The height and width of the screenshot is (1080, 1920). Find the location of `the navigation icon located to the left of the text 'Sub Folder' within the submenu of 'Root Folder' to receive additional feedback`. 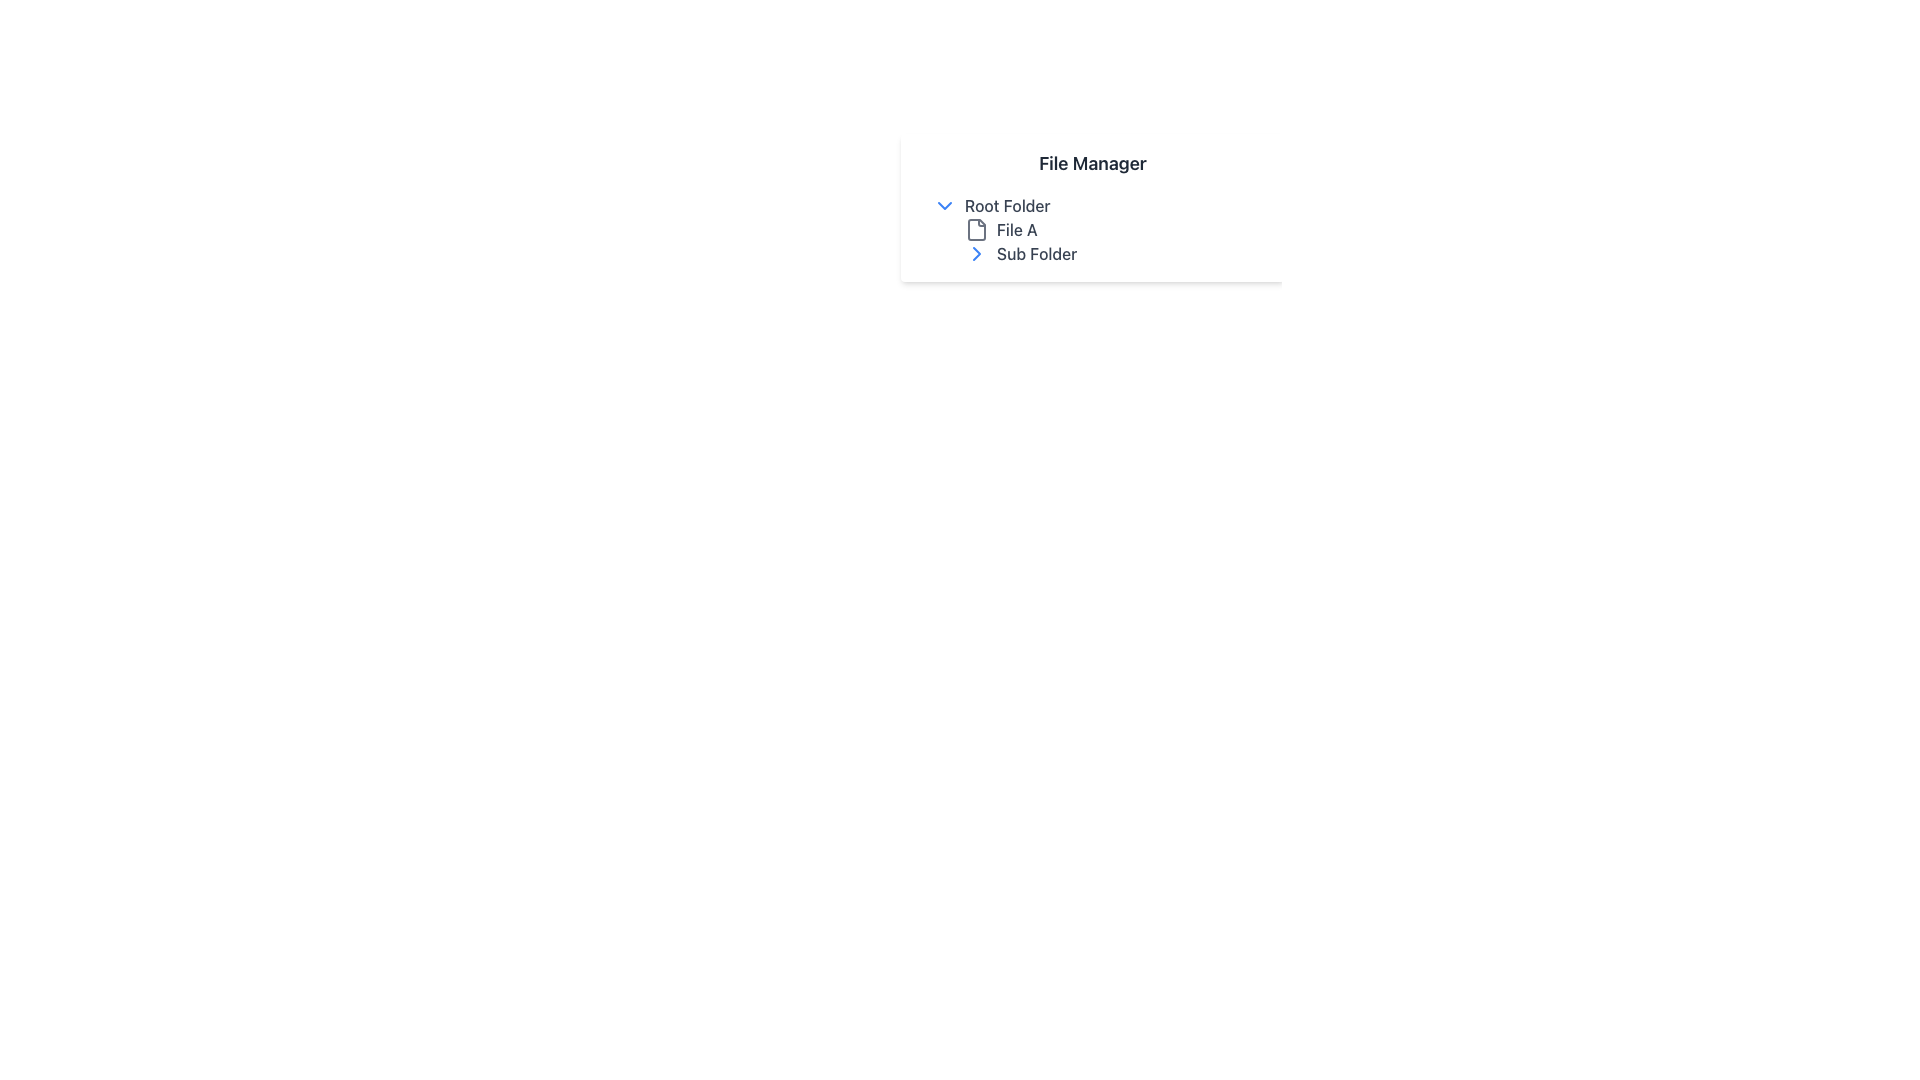

the navigation icon located to the left of the text 'Sub Folder' within the submenu of 'Root Folder' to receive additional feedback is located at coordinates (977, 253).